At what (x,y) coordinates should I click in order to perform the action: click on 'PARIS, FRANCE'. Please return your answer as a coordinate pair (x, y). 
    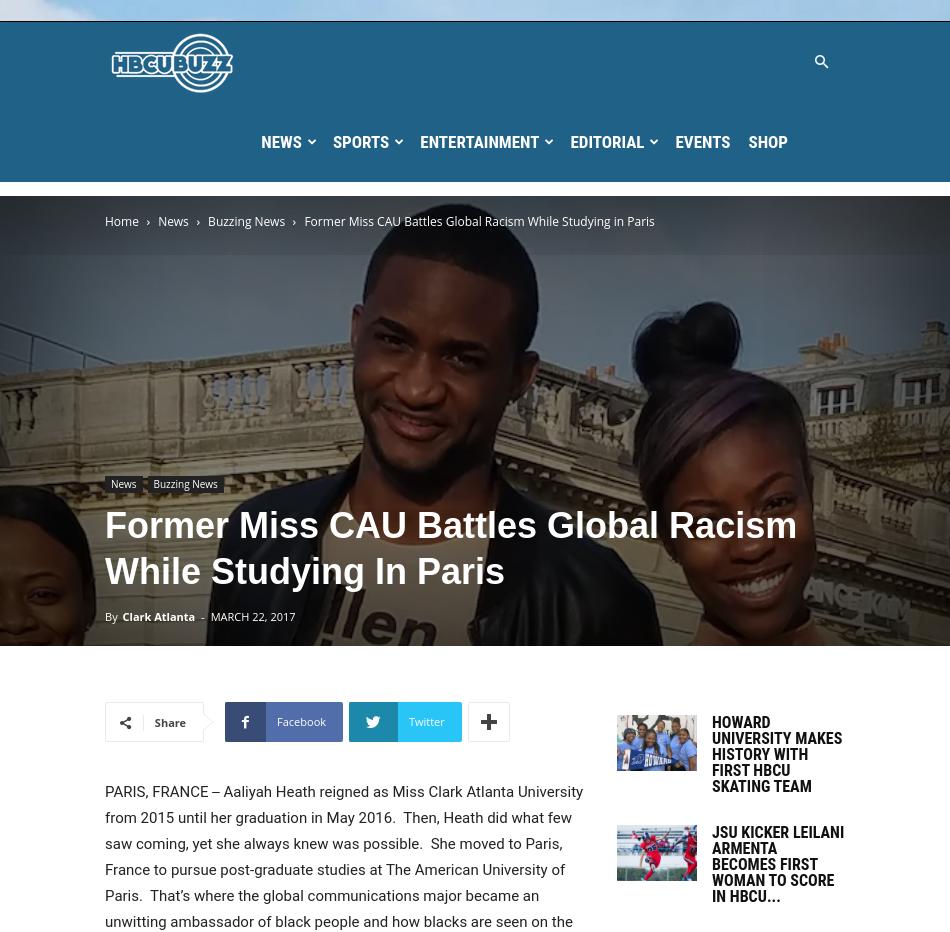
    Looking at the image, I should click on (156, 792).